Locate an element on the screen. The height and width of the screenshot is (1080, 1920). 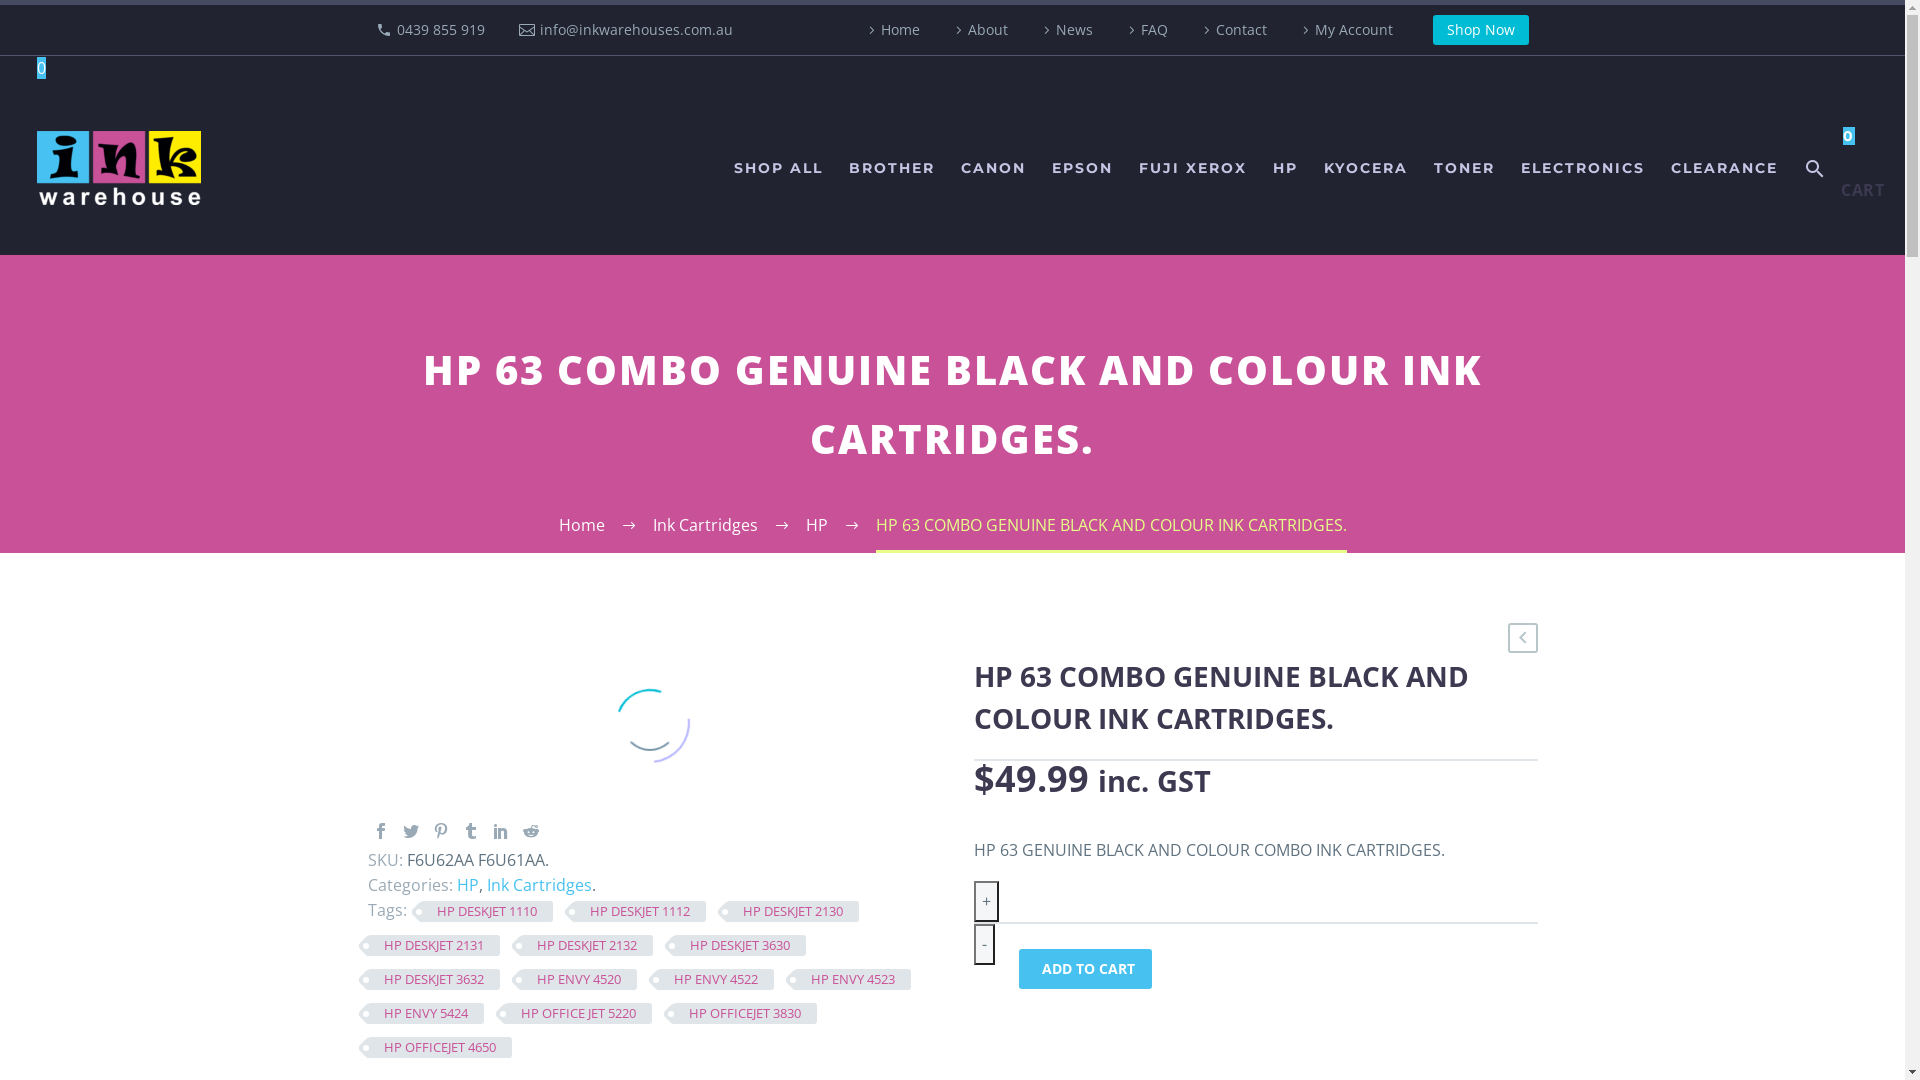
'0' is located at coordinates (1840, 135).